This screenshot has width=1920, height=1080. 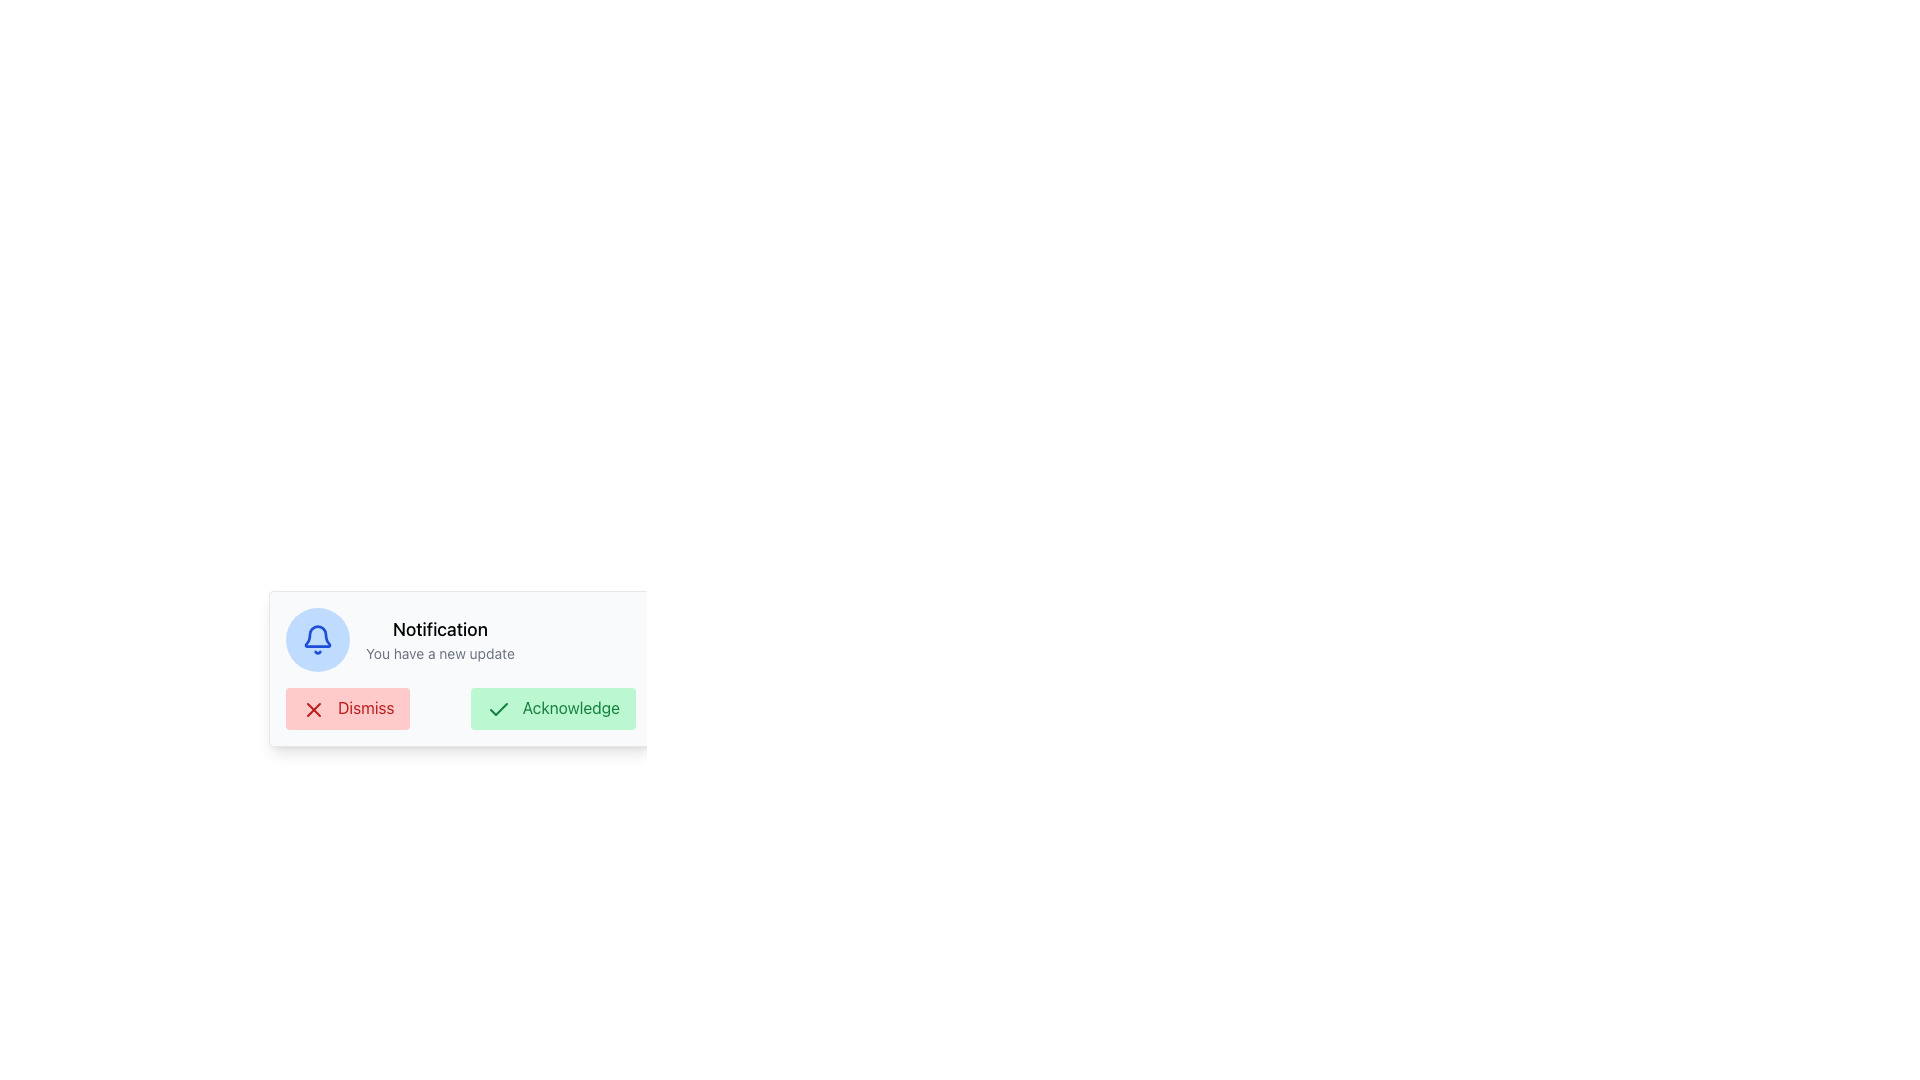 What do you see at coordinates (439, 640) in the screenshot?
I see `text of the notification message displayed in the Text Label that includes the header 'Notification' and the subtext 'You have a new update', which is located to the right of a circular blue icon with a bell symbol` at bounding box center [439, 640].